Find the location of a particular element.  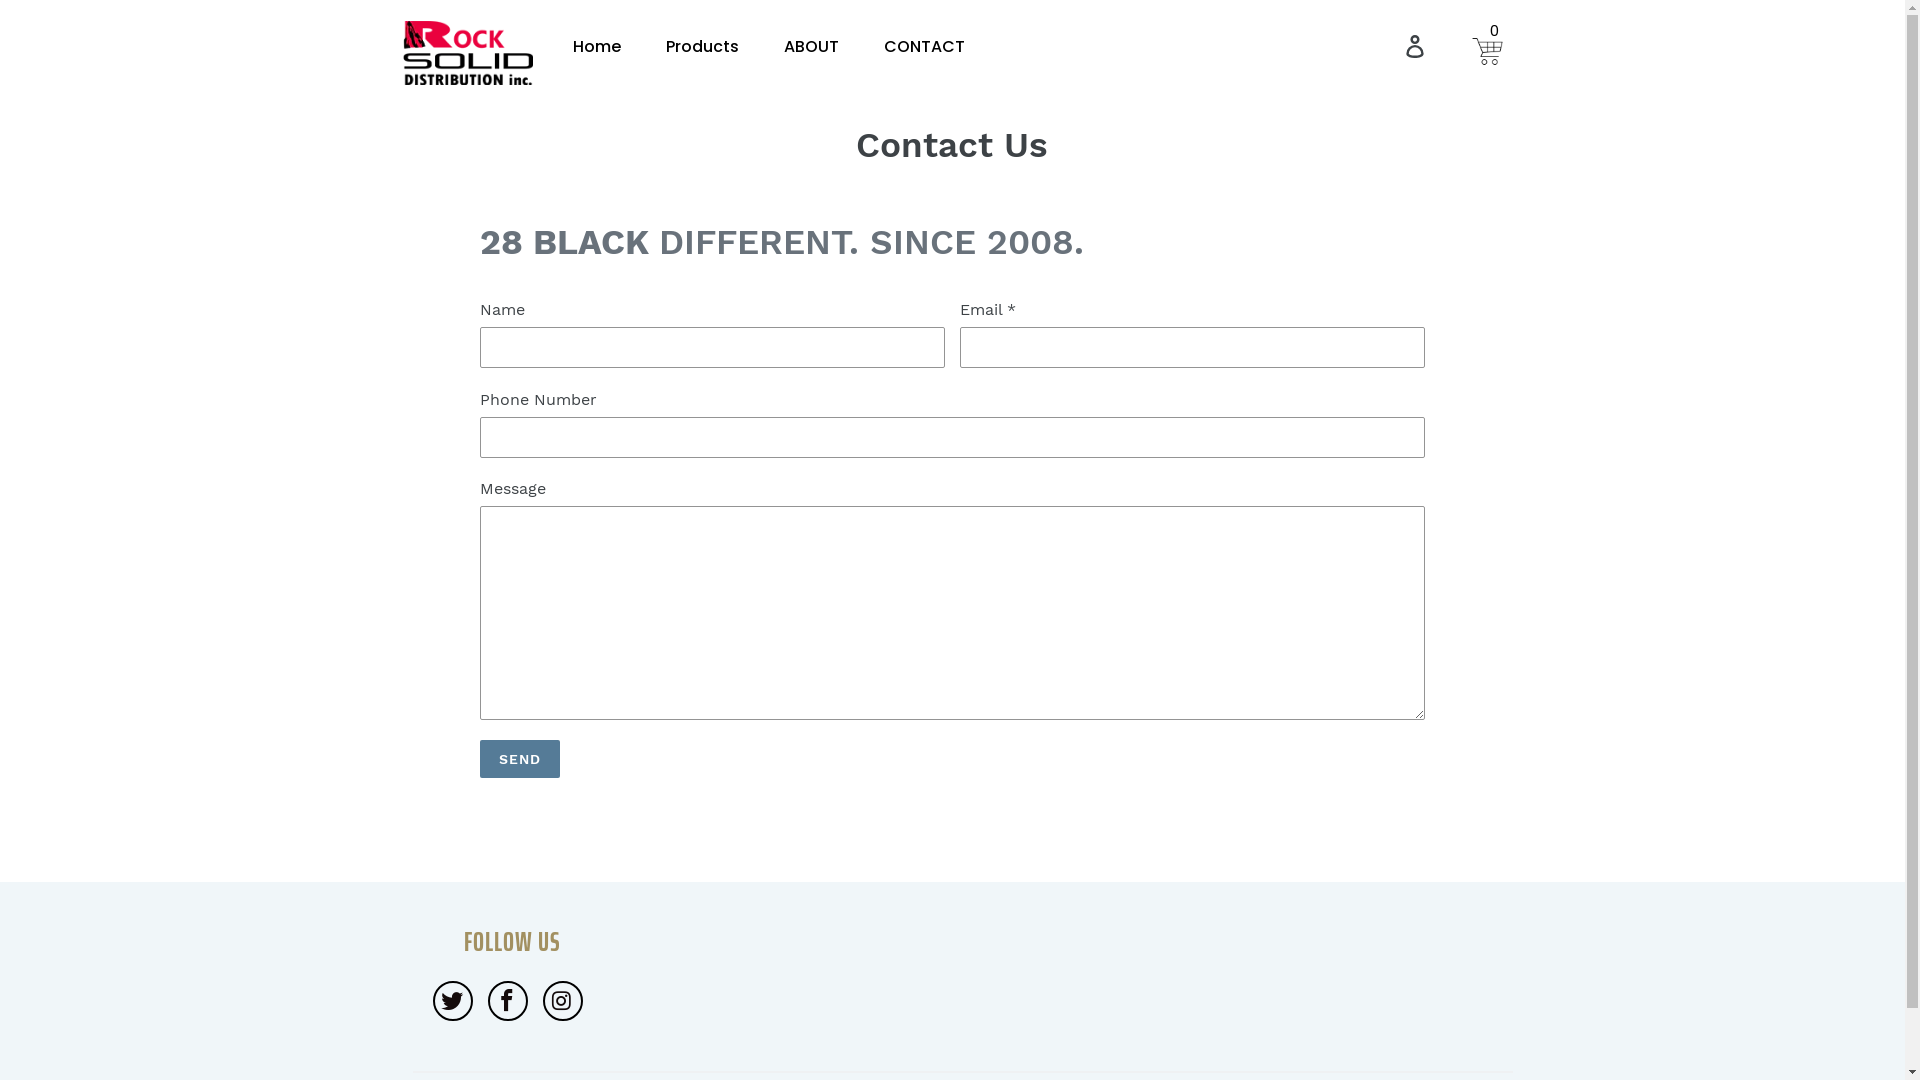

'Home' is located at coordinates (570, 45).